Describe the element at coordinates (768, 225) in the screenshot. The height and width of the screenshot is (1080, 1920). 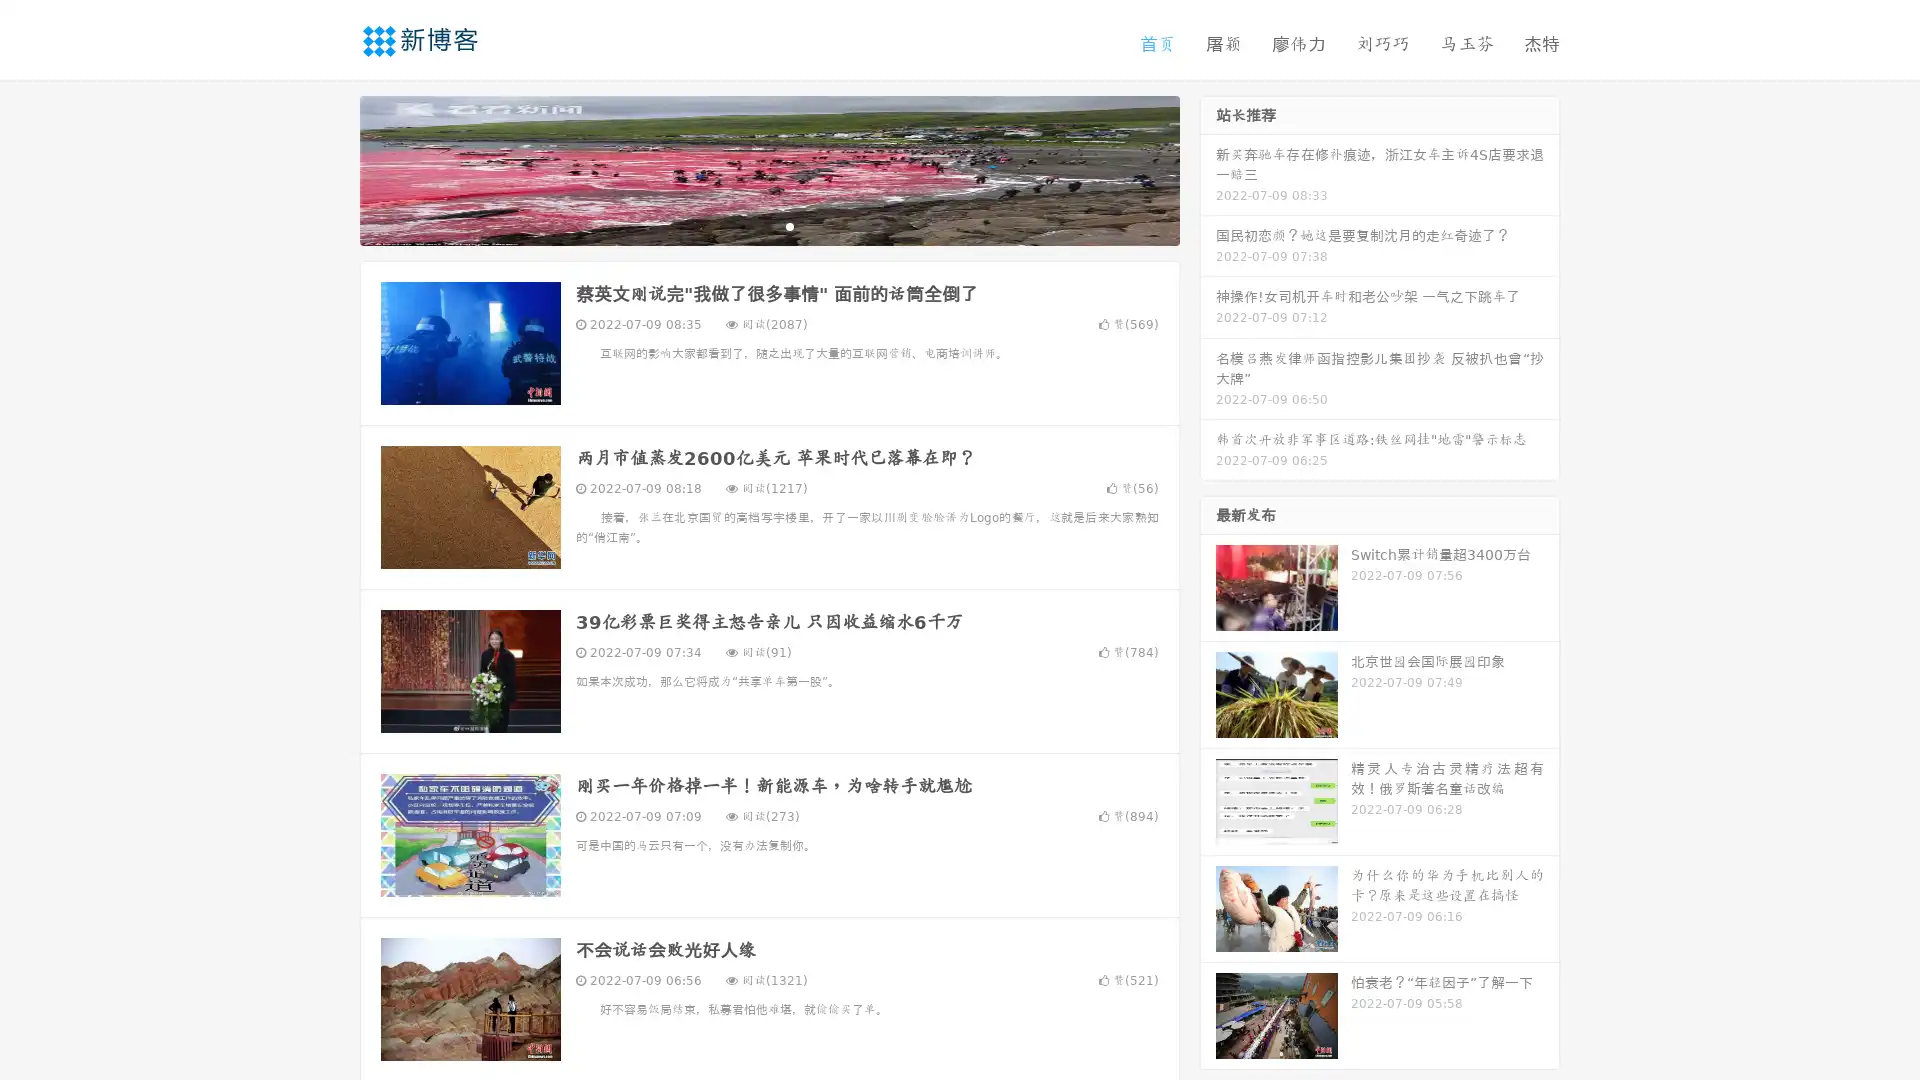
I see `Go to slide 2` at that location.